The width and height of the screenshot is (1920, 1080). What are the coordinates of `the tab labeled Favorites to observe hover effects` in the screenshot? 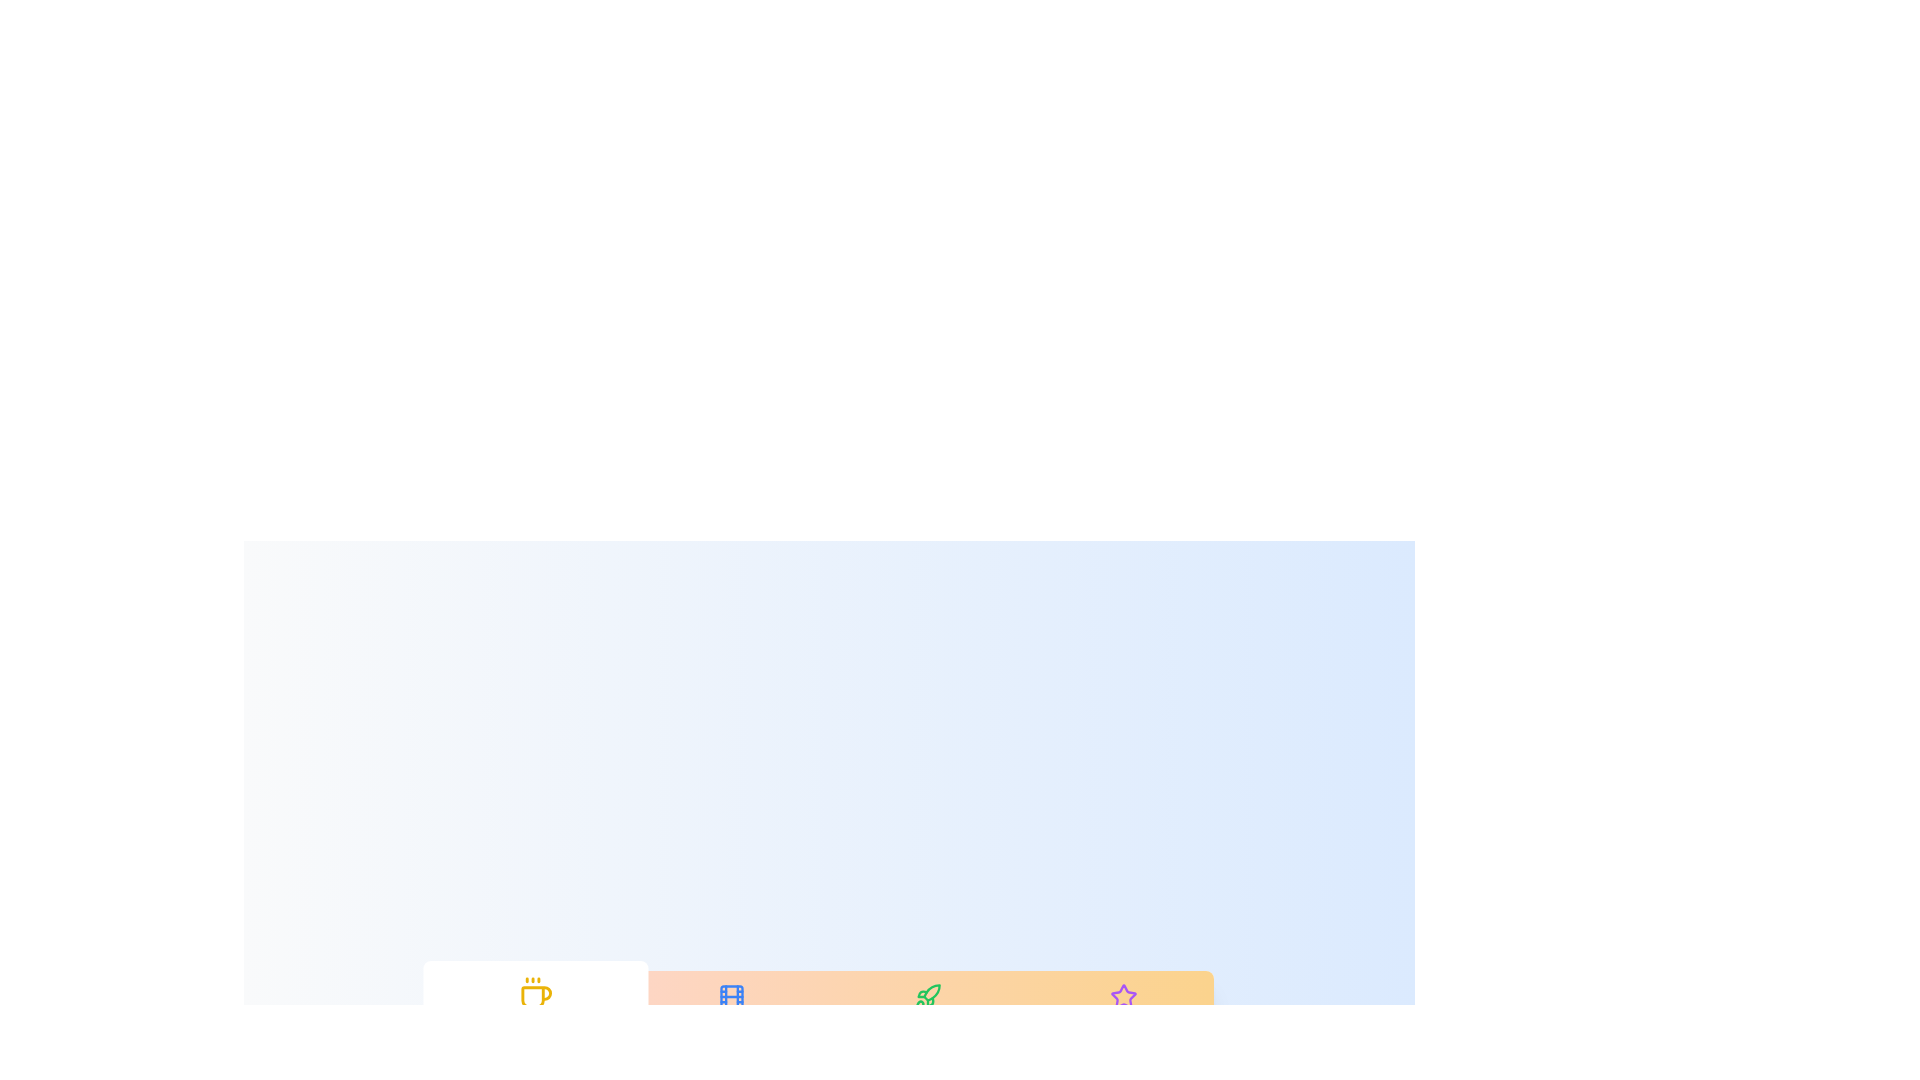 It's located at (1123, 1010).